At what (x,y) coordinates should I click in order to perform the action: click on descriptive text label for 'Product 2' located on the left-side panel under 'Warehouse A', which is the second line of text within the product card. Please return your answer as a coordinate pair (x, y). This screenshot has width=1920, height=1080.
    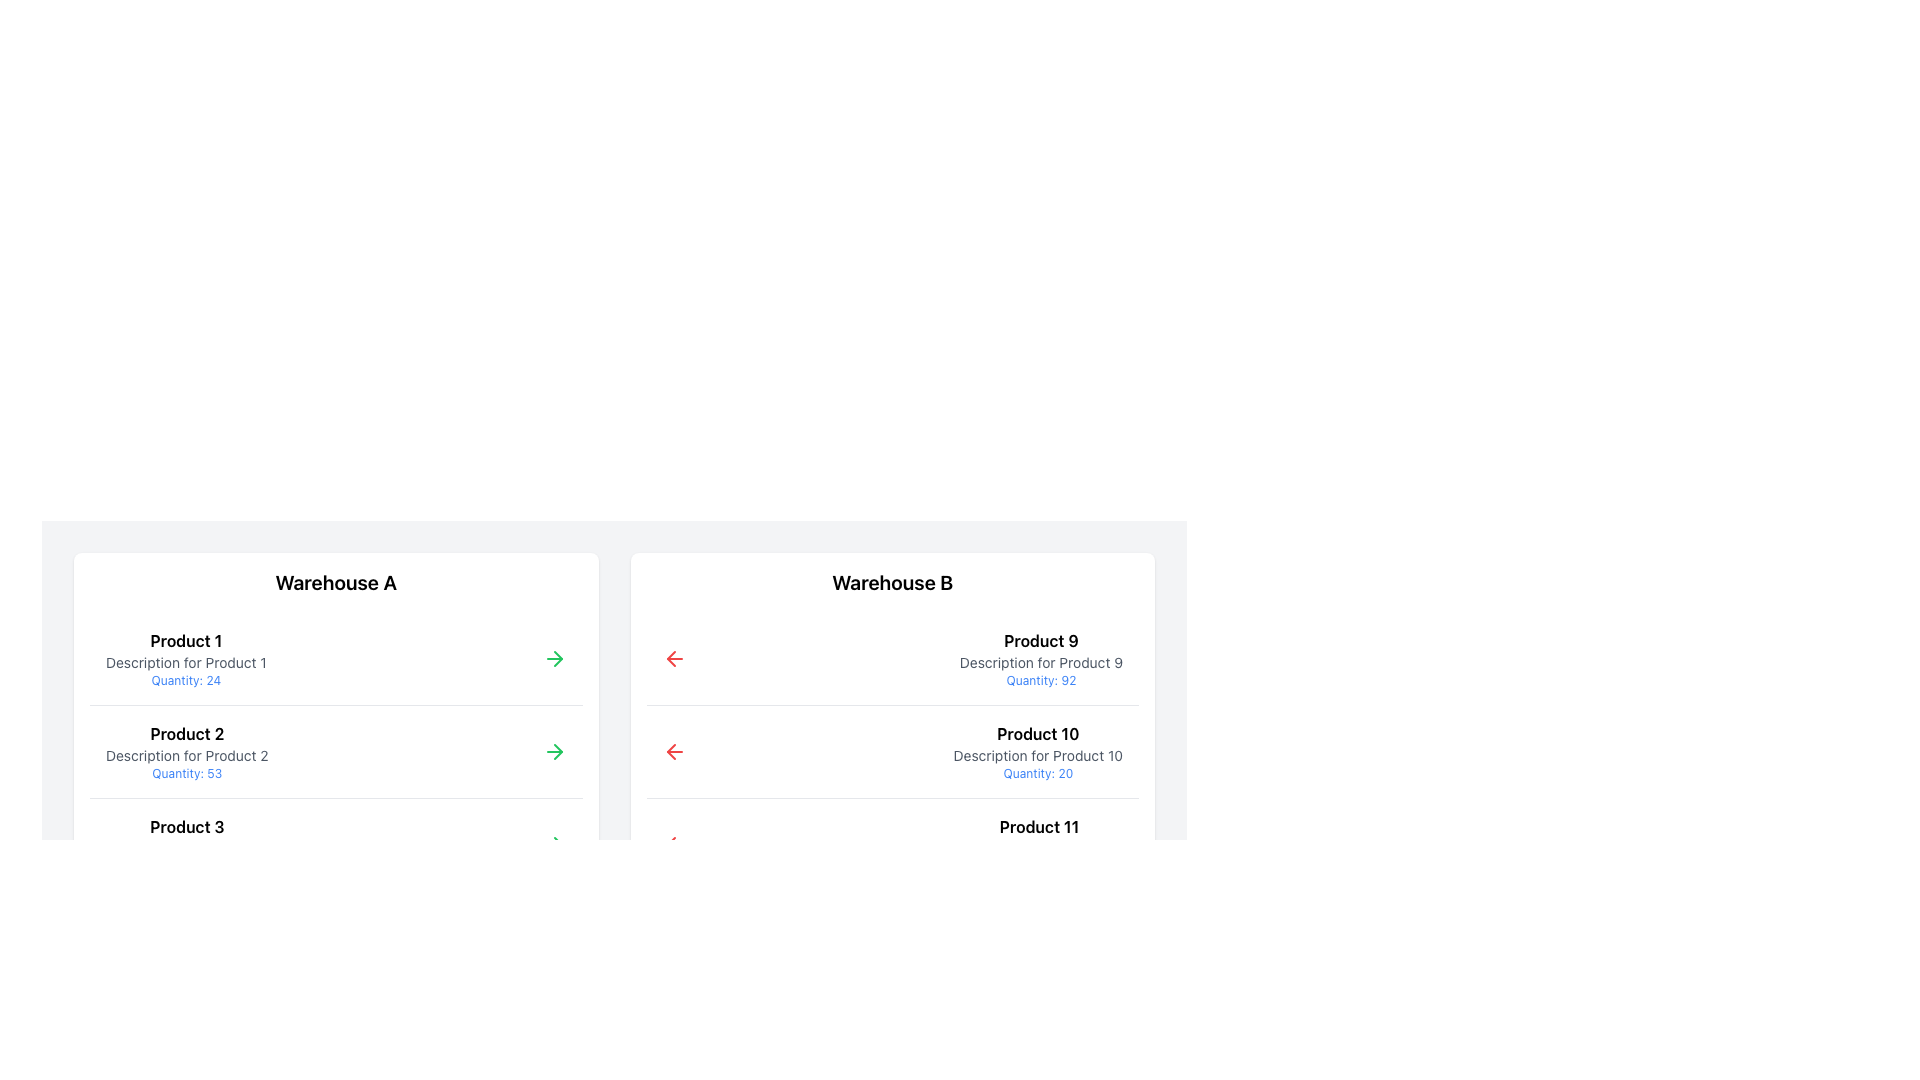
    Looking at the image, I should click on (187, 756).